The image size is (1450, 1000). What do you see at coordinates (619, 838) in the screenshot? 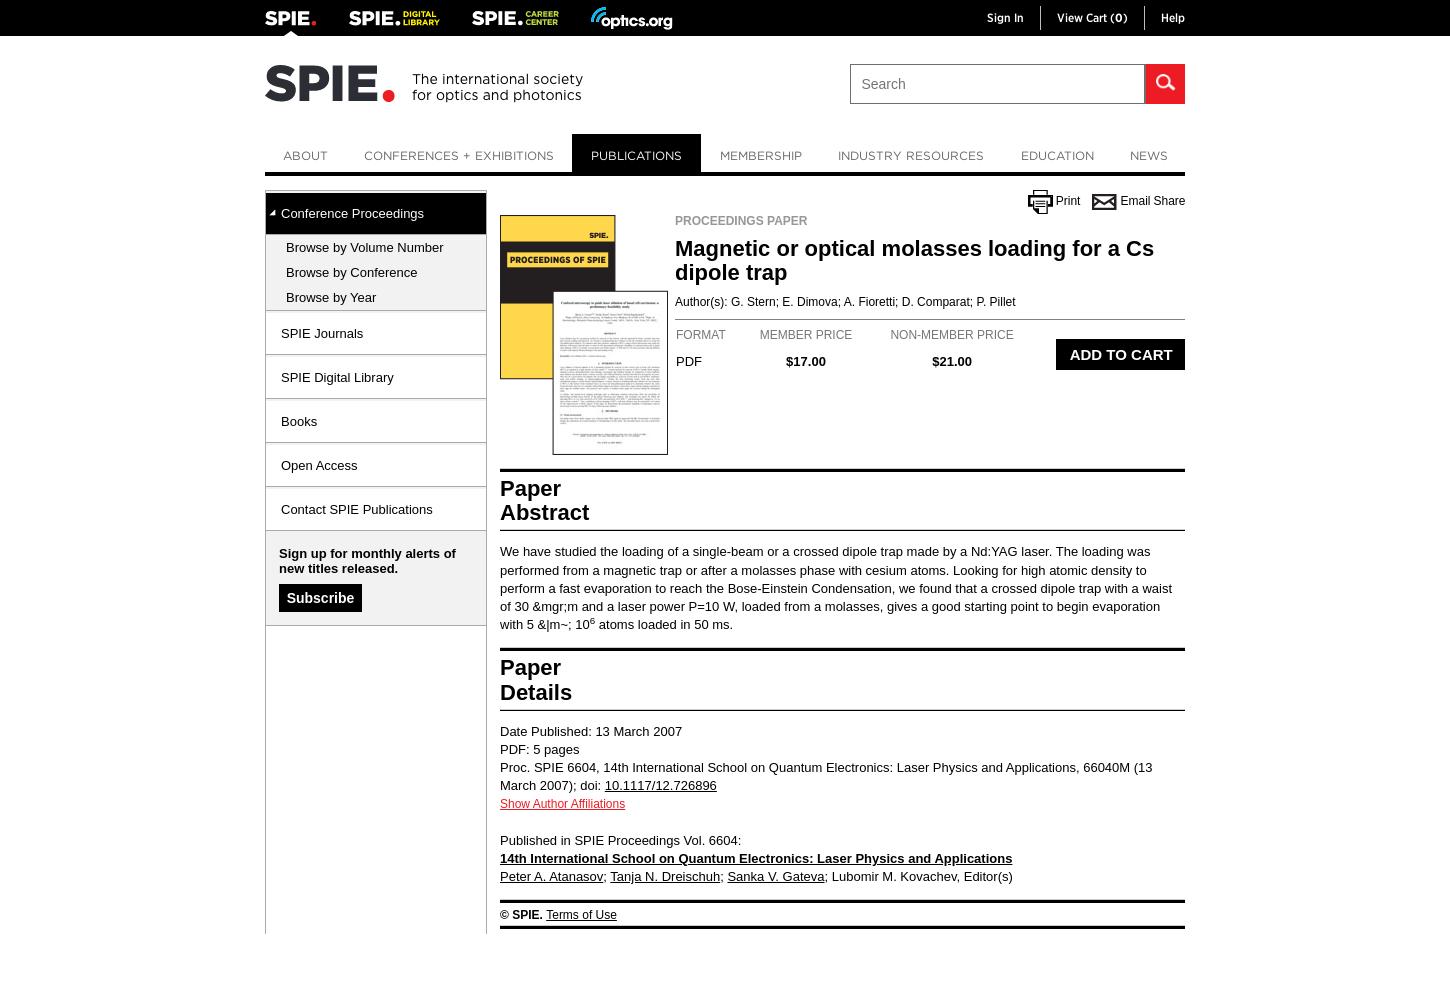
I see `'Published in SPIE Proceedings Vol. 6604:'` at bounding box center [619, 838].